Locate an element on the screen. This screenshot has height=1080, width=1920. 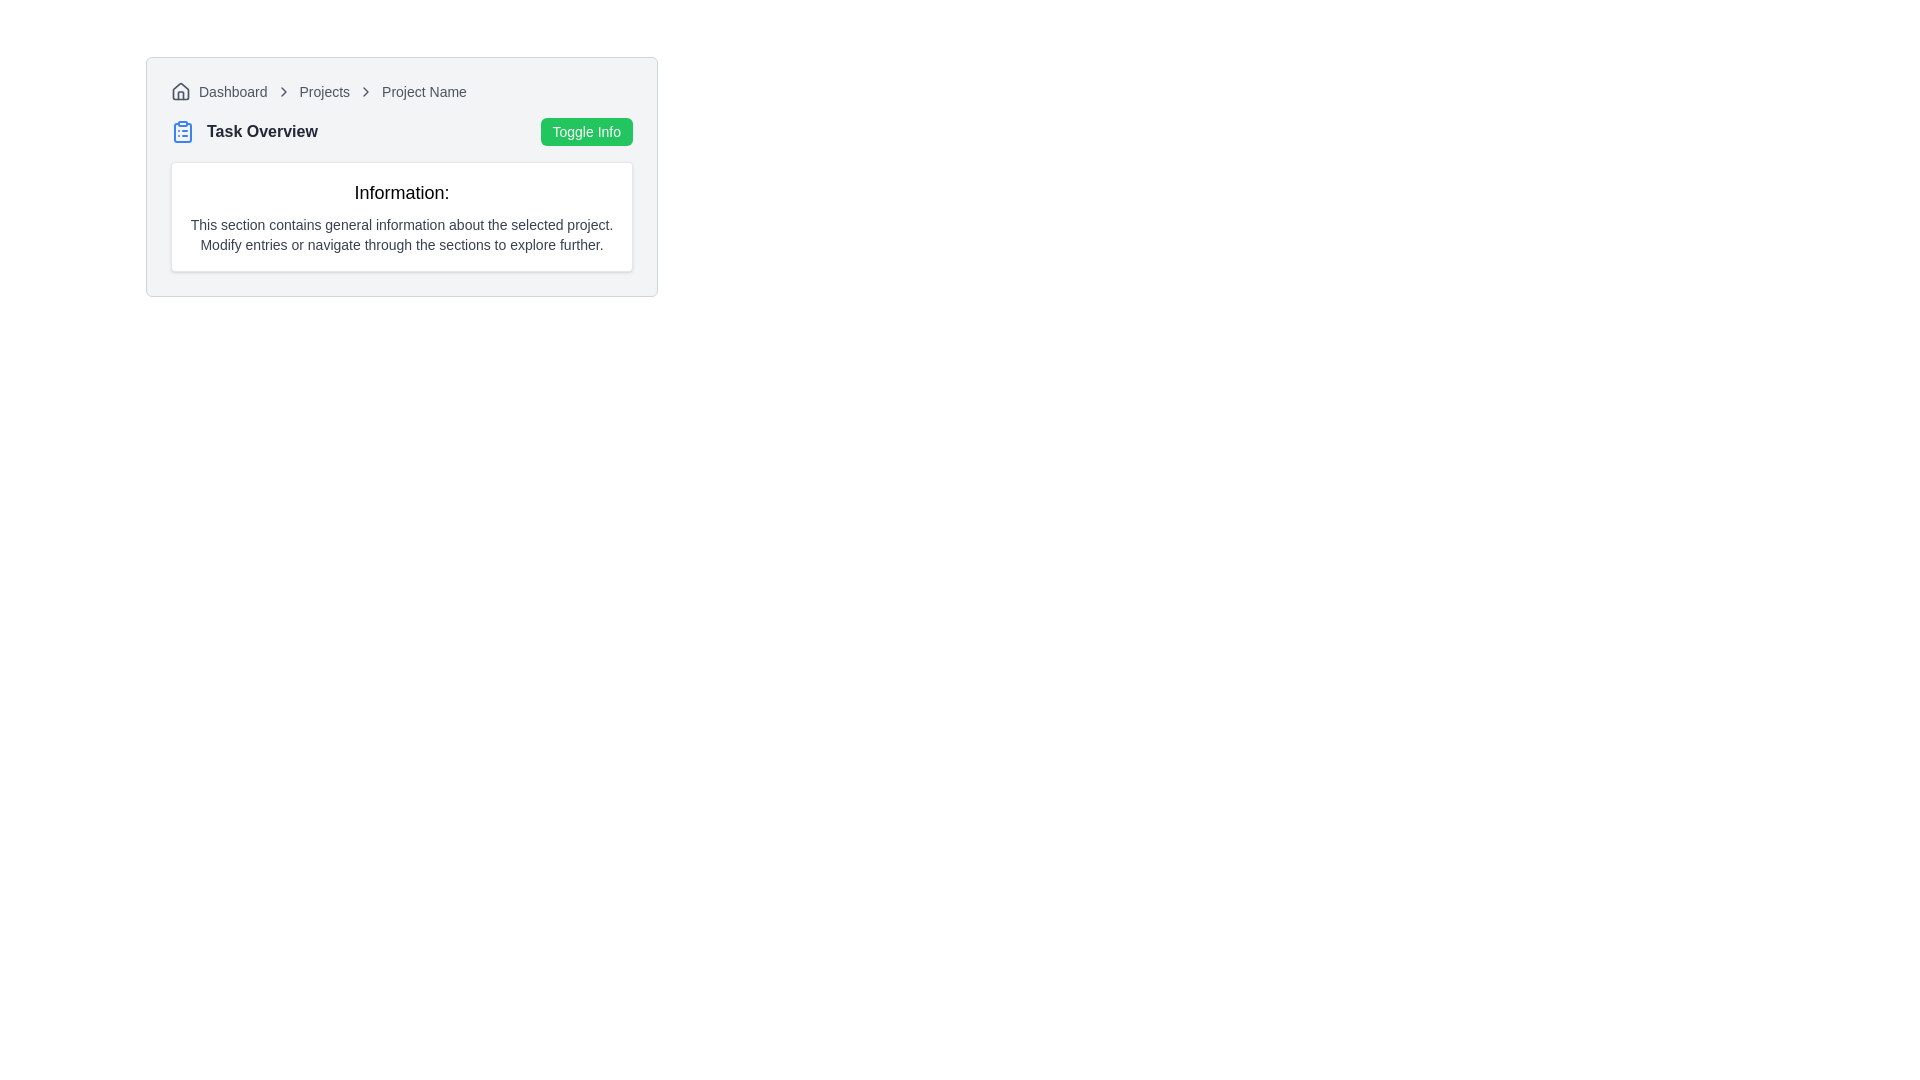
the descriptive text element located below the title 'Information:' in a bordered white rectangular area, which provides guidance and information regarding available functionalities is located at coordinates (401, 234).